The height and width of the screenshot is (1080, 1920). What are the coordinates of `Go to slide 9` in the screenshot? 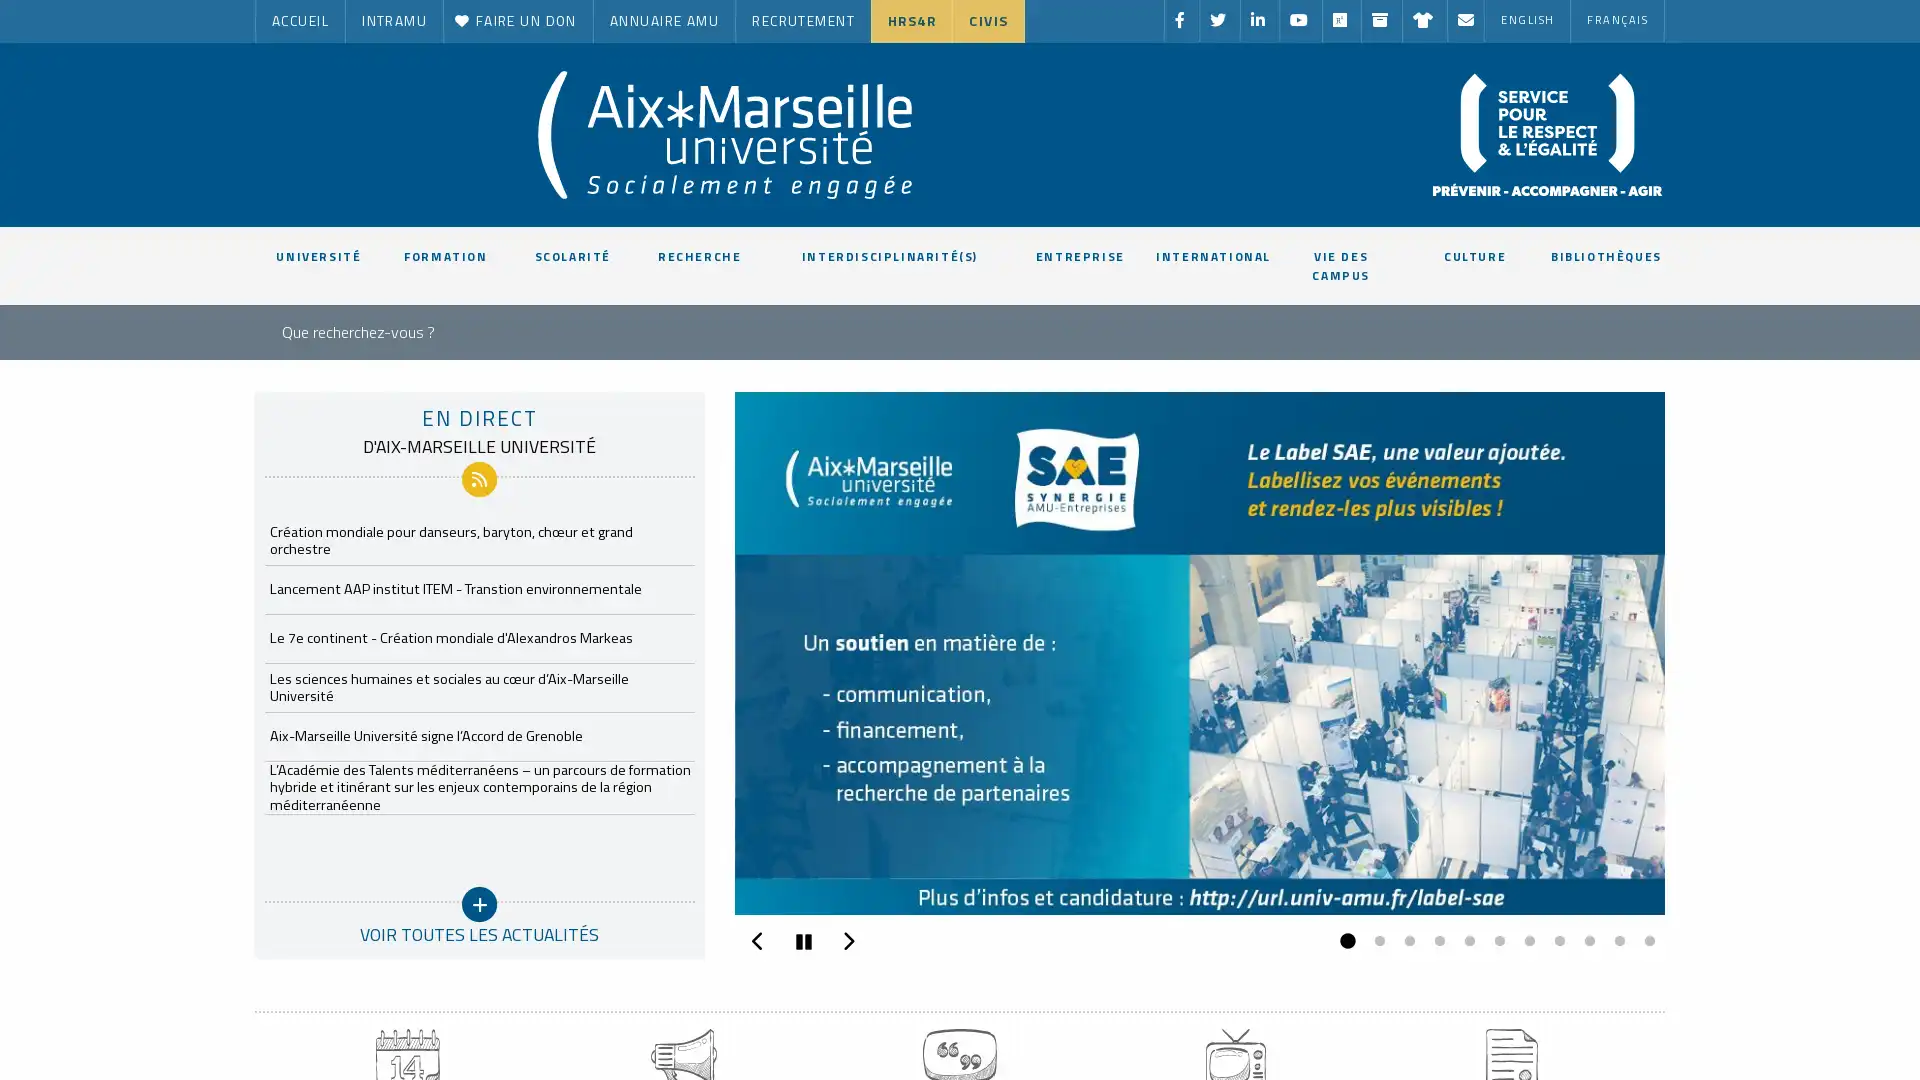 It's located at (1583, 941).